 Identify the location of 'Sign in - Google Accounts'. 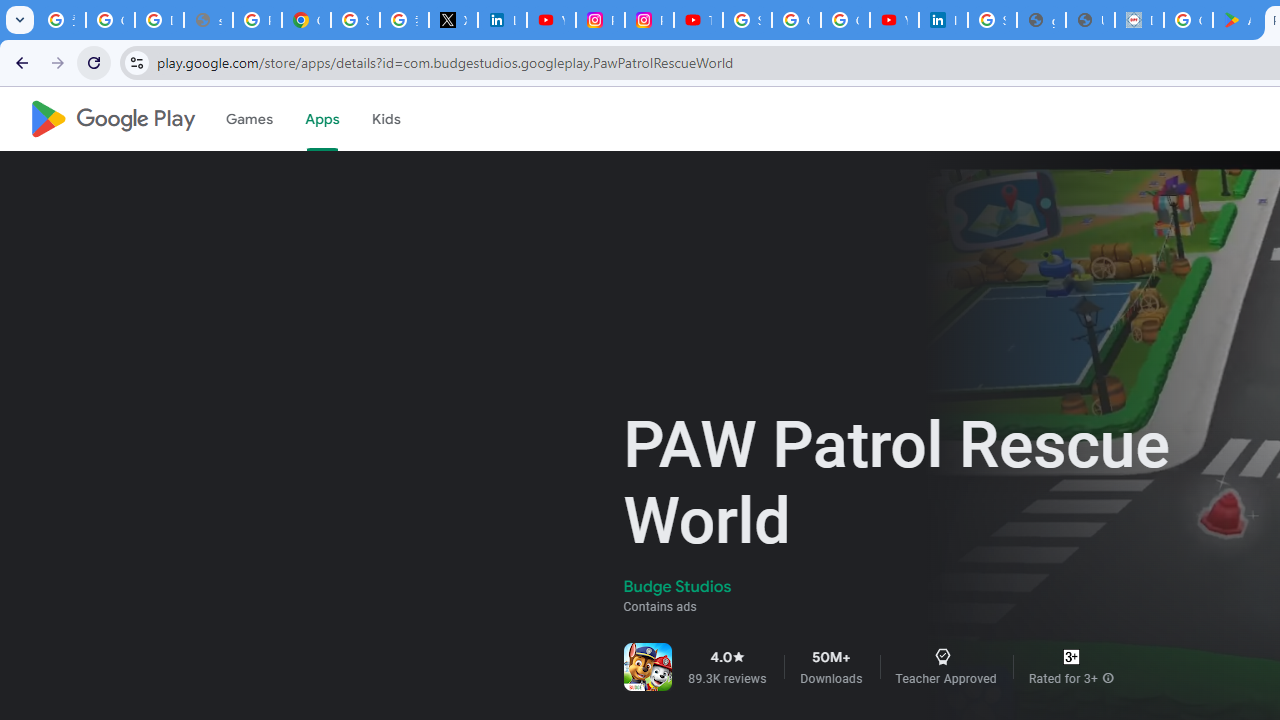
(355, 20).